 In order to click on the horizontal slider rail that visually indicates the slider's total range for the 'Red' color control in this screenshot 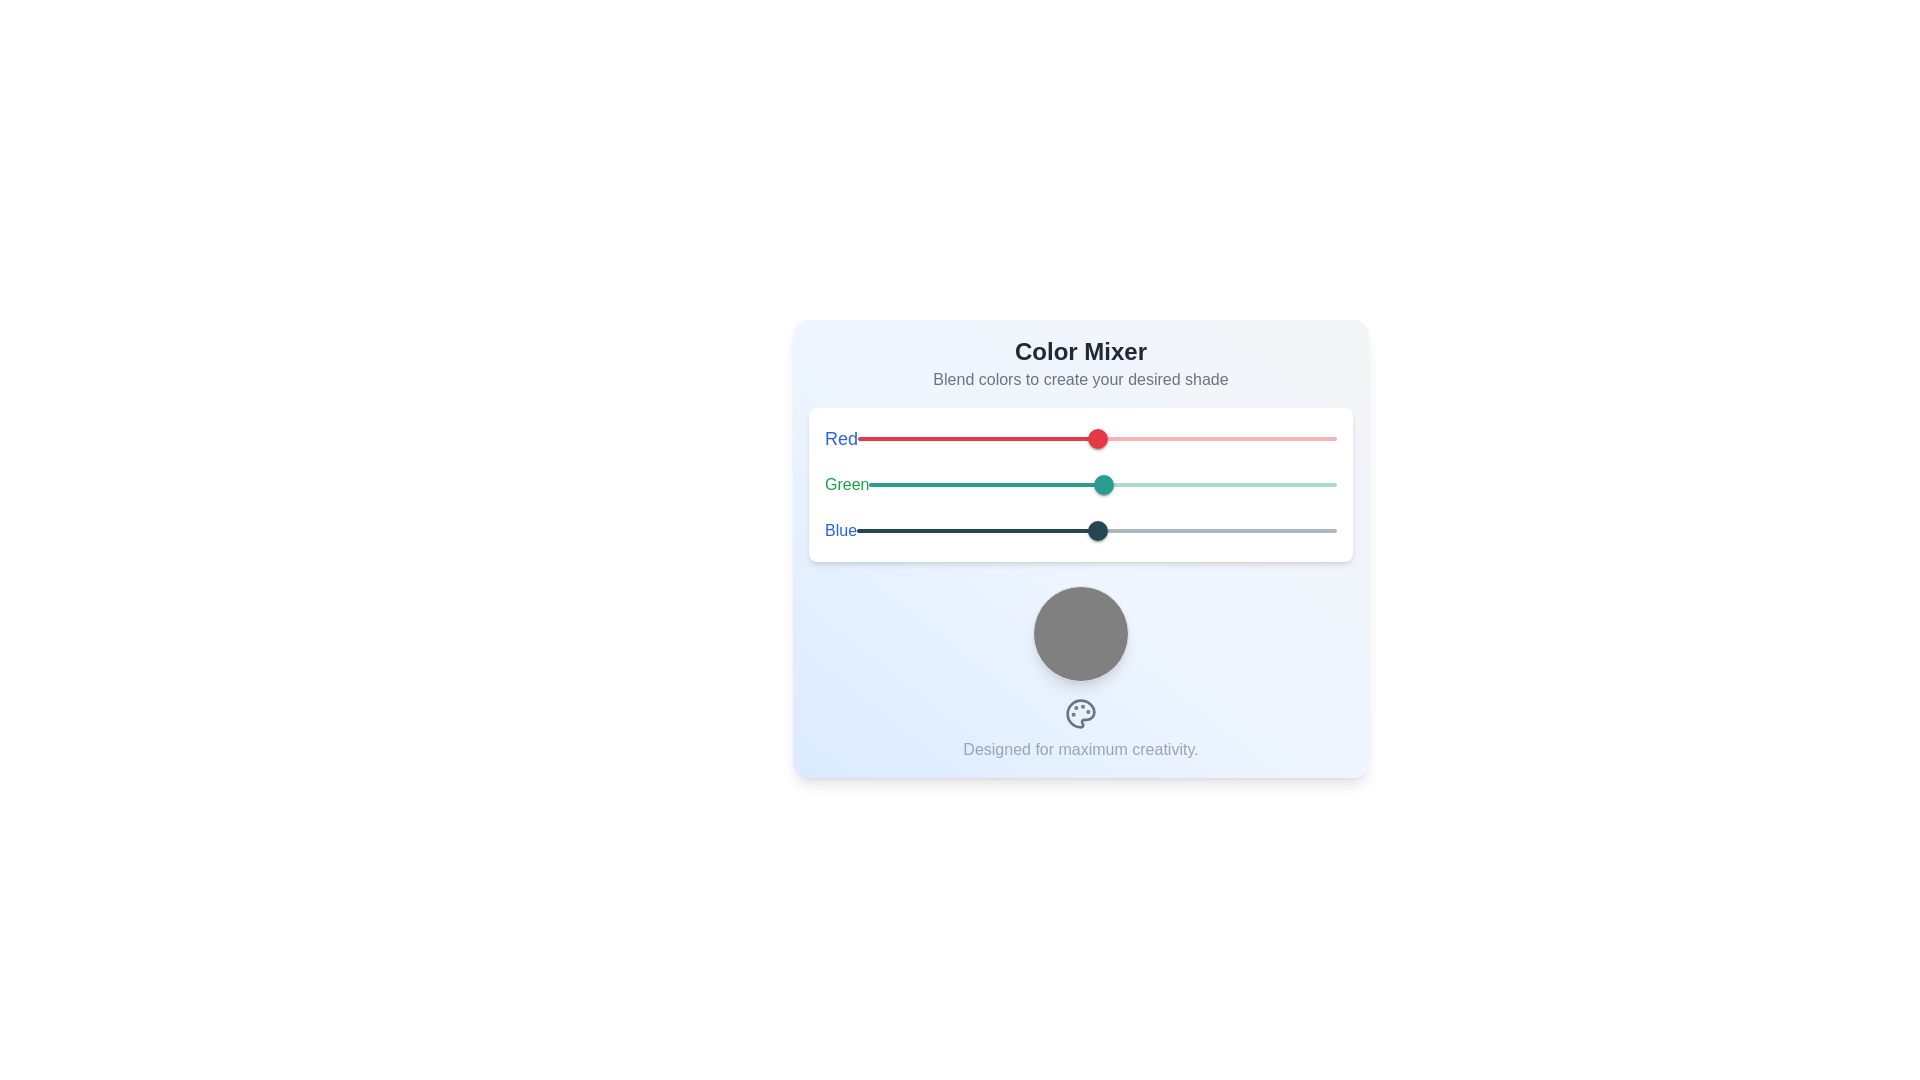, I will do `click(1102, 485)`.